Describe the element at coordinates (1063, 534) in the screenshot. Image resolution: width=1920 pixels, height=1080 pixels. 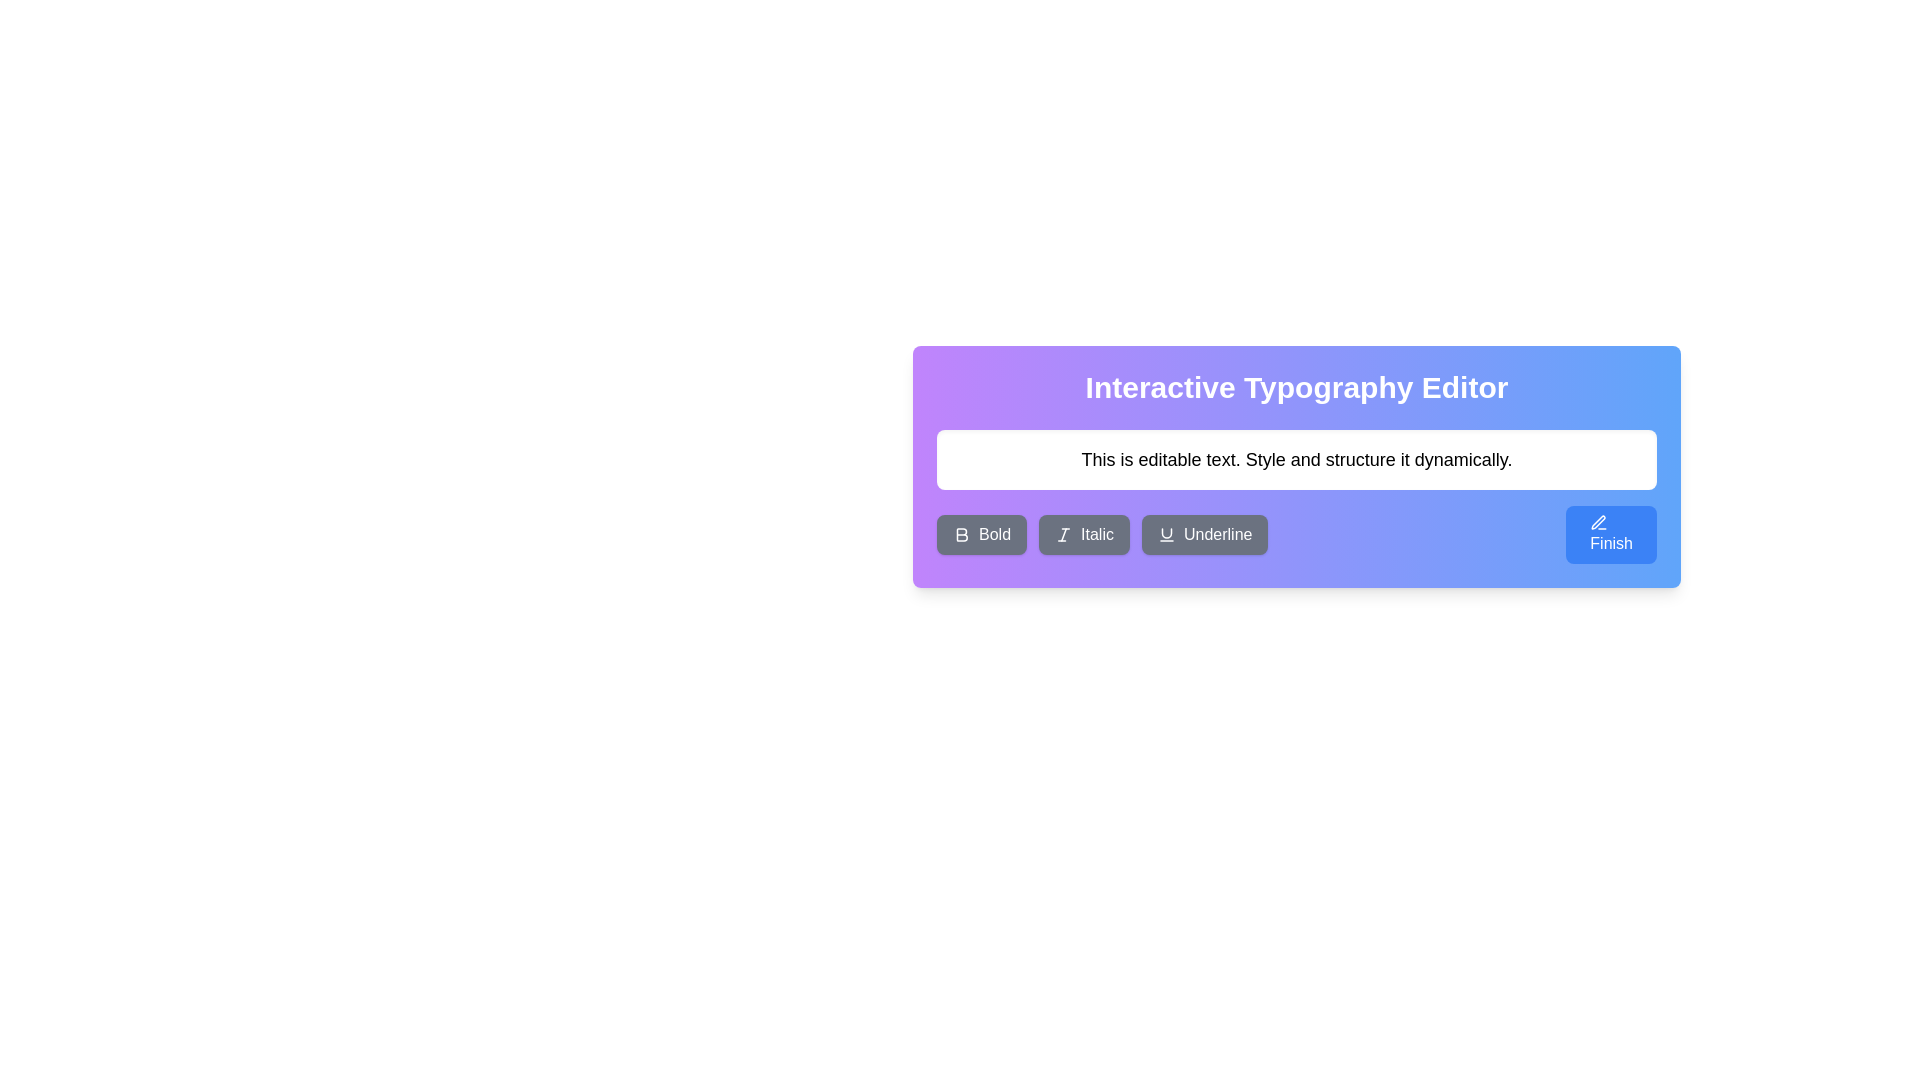
I see `the italic button, which is the second icon in the formatting toolbar, represented by a decorative line in the SVG icon` at that location.